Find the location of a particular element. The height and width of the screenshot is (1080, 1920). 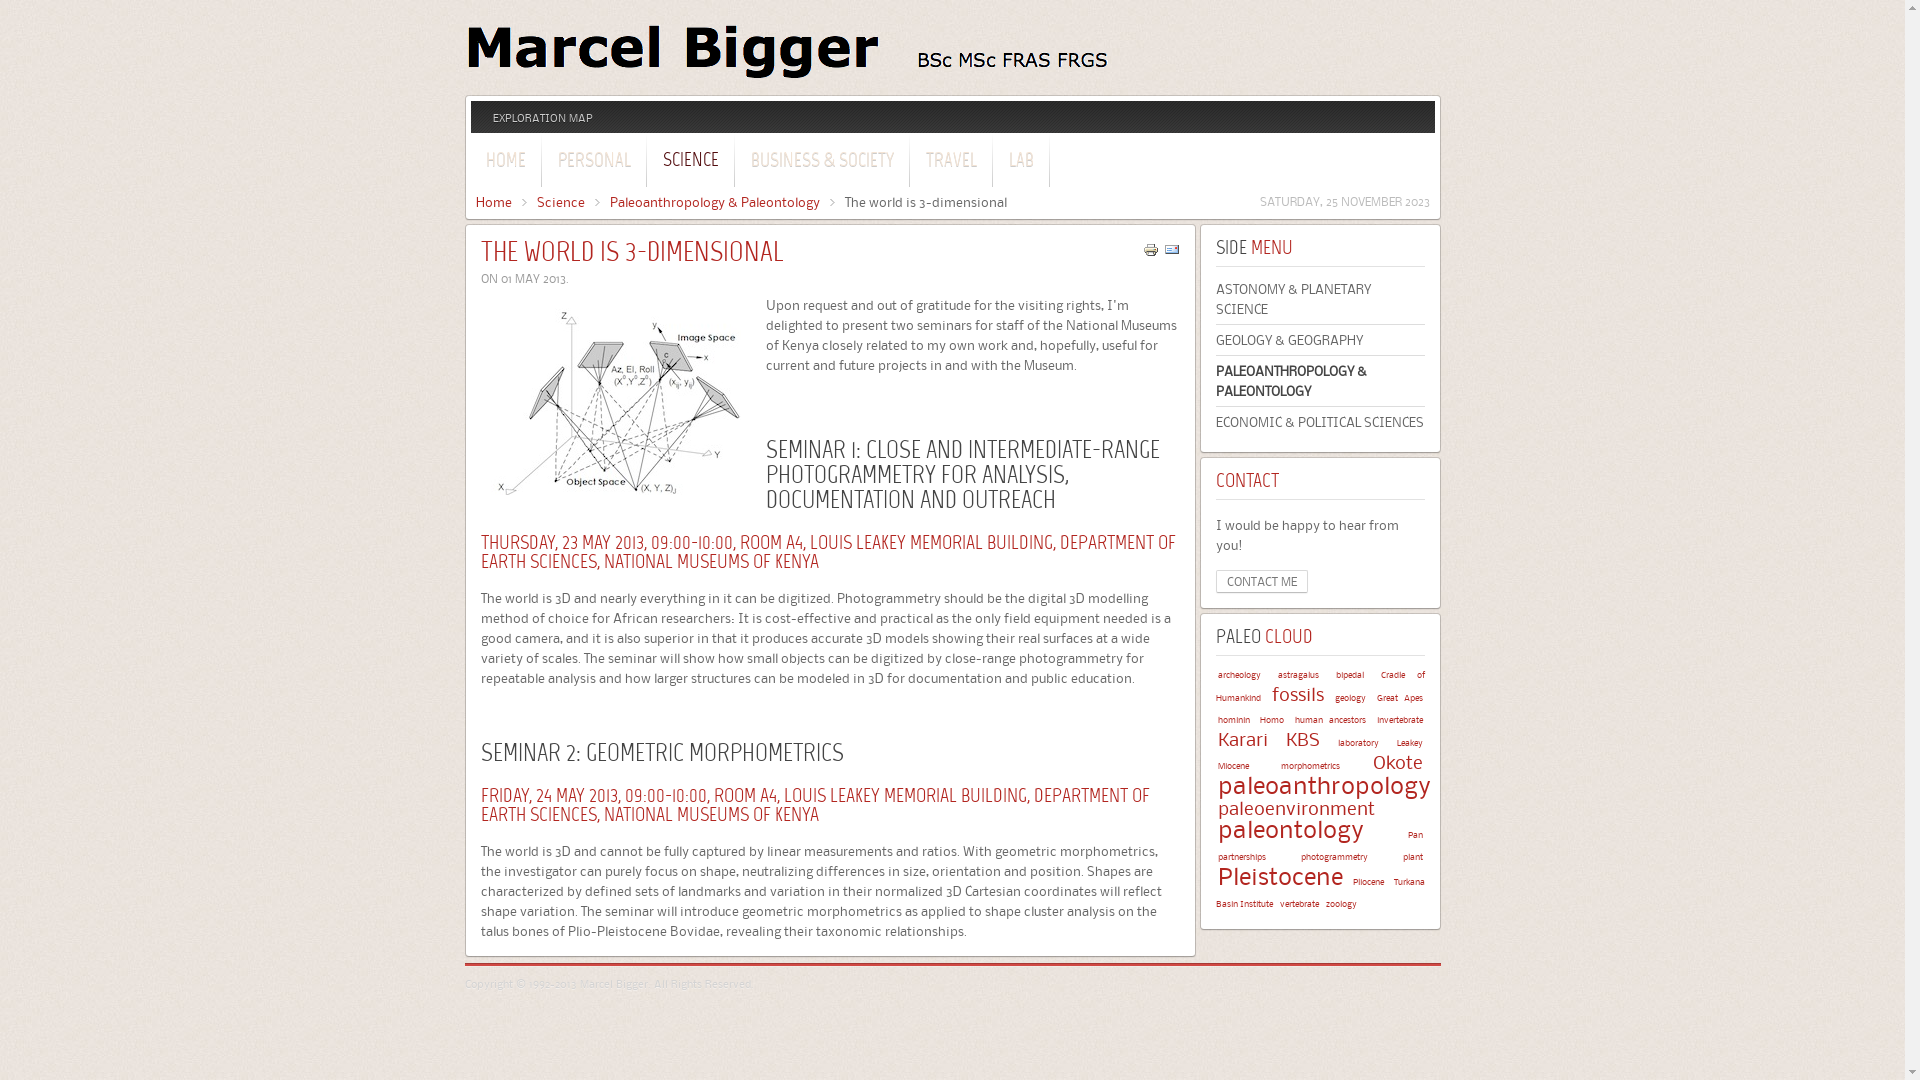

'SCIENCE' is located at coordinates (691, 157).